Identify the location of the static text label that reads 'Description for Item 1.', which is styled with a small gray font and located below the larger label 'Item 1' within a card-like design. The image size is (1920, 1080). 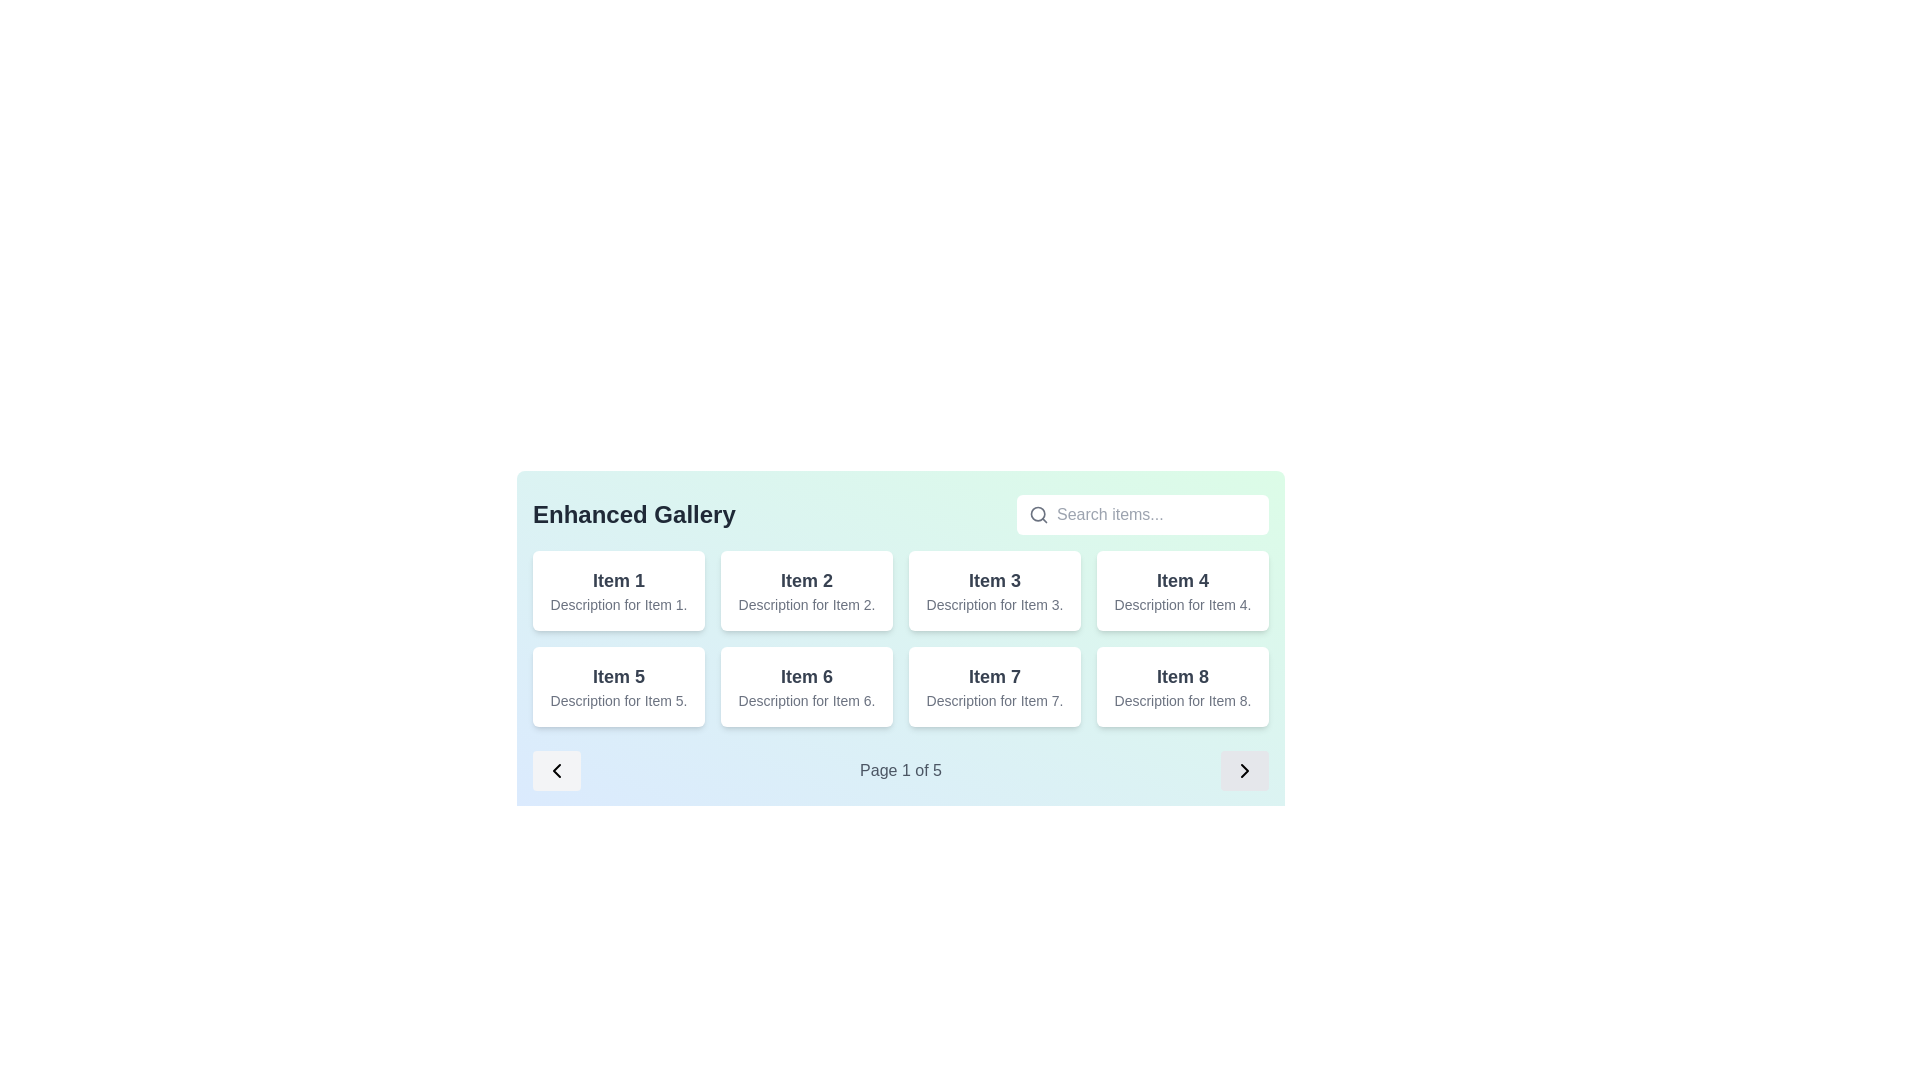
(618, 604).